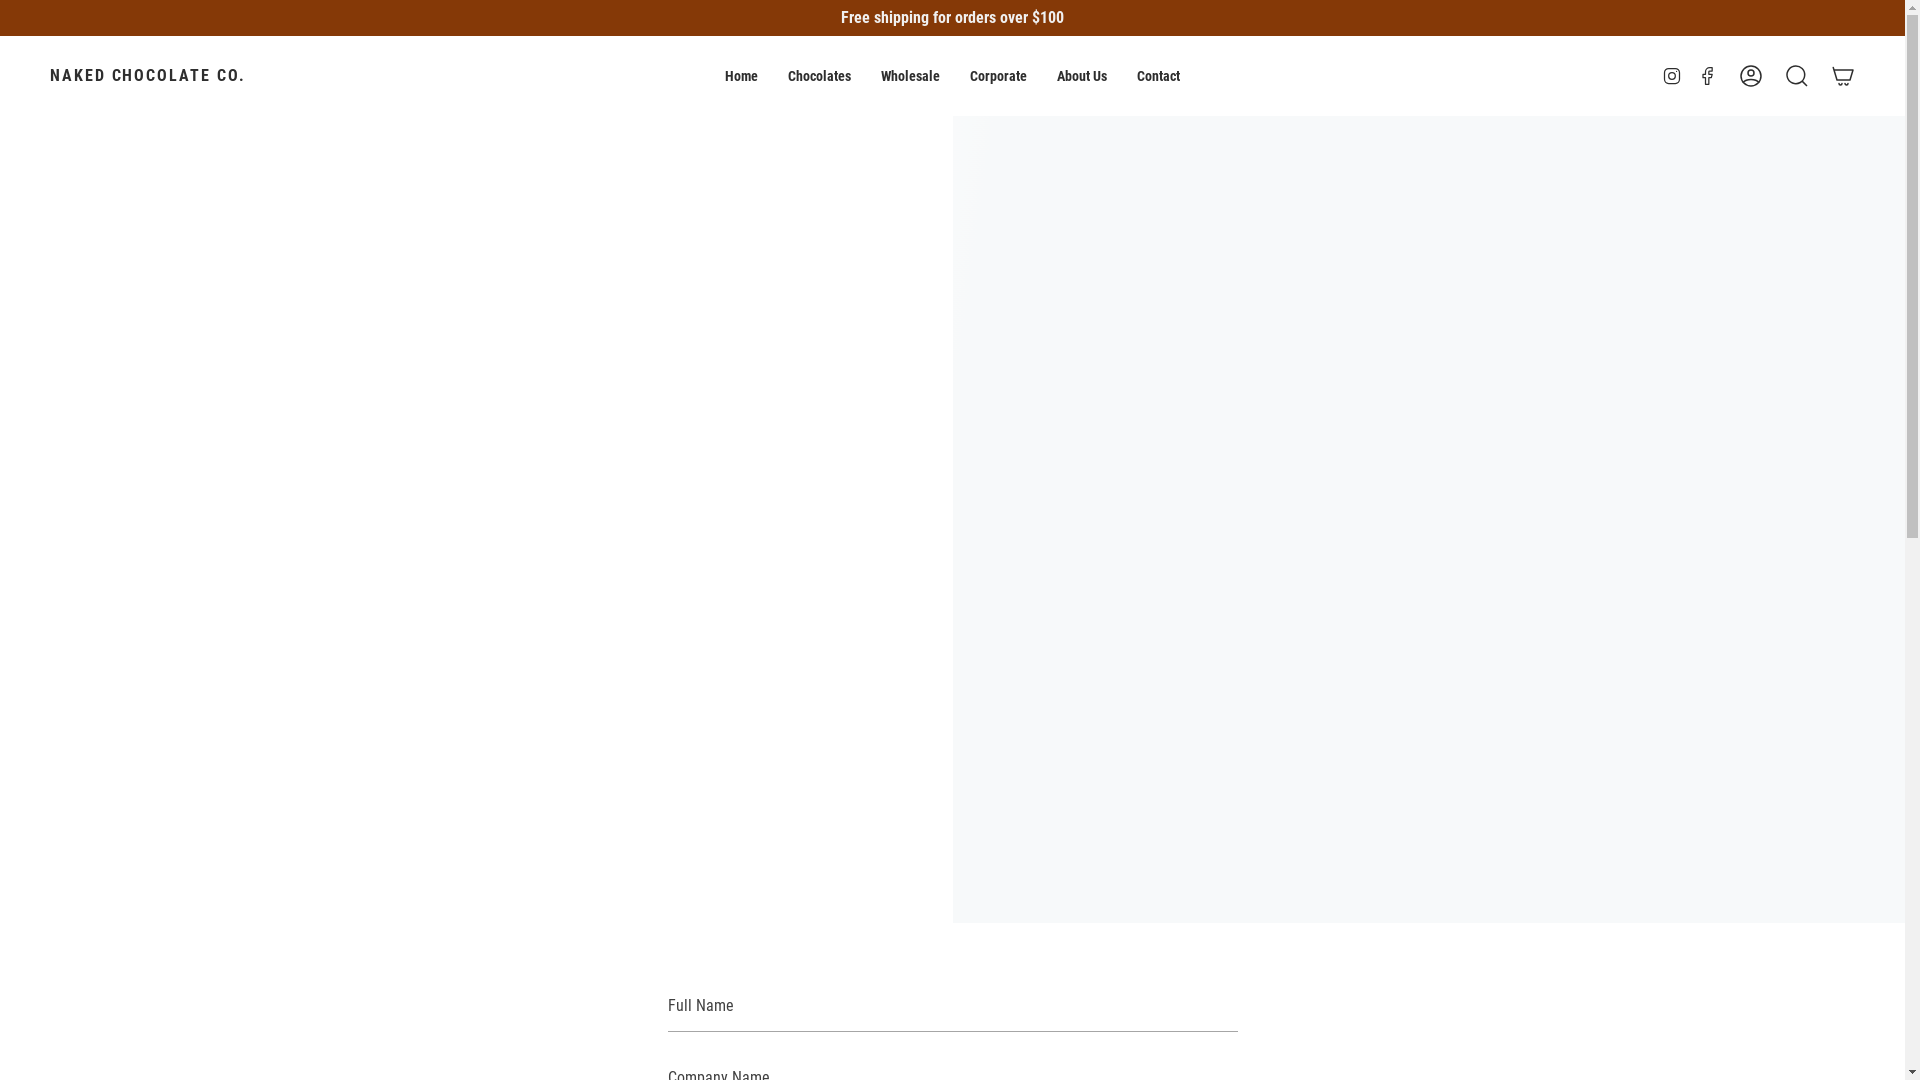 This screenshot has width=1920, height=1080. What do you see at coordinates (146, 75) in the screenshot?
I see `'NAKED CHOCOLATE CO.'` at bounding box center [146, 75].